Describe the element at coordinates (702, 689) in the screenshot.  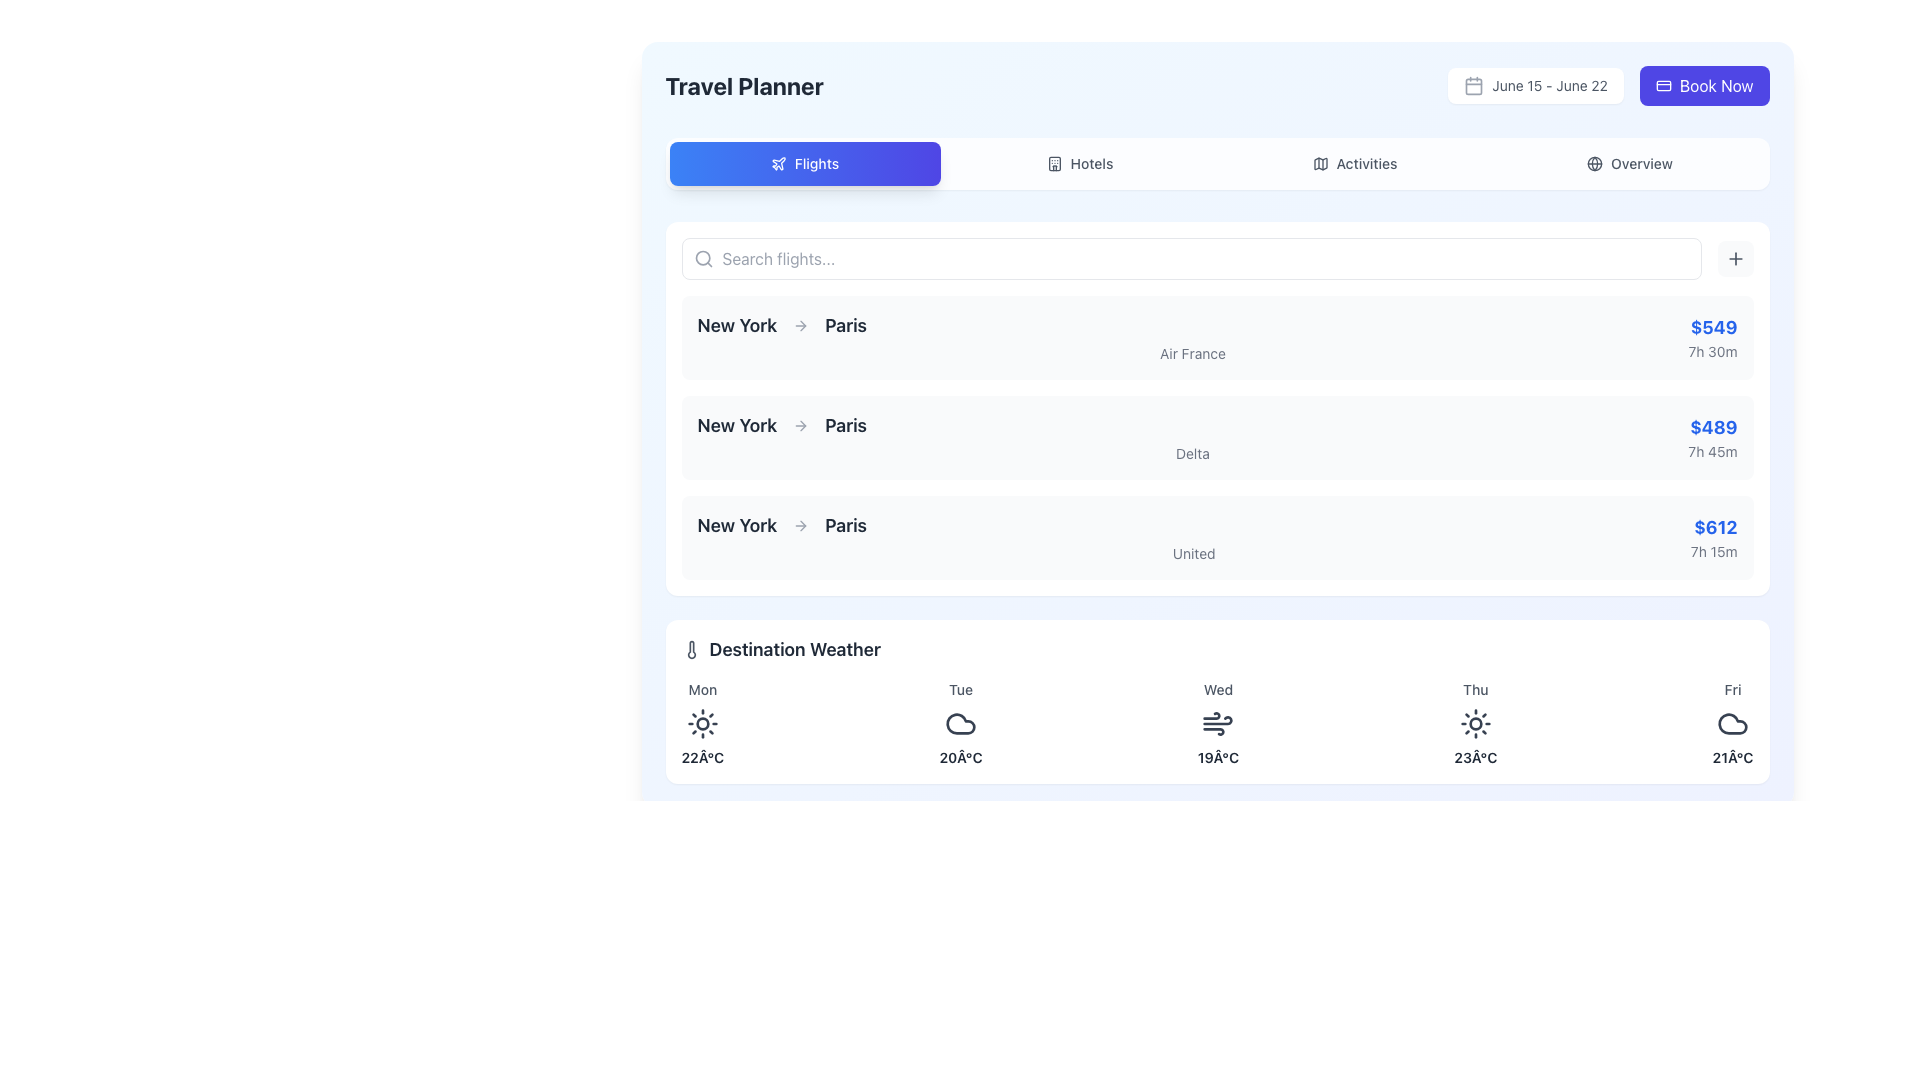
I see `the Text Label indicating the weather forecast for Monday, which is located in the leftmost cell of the 'Destination Weather' section` at that location.